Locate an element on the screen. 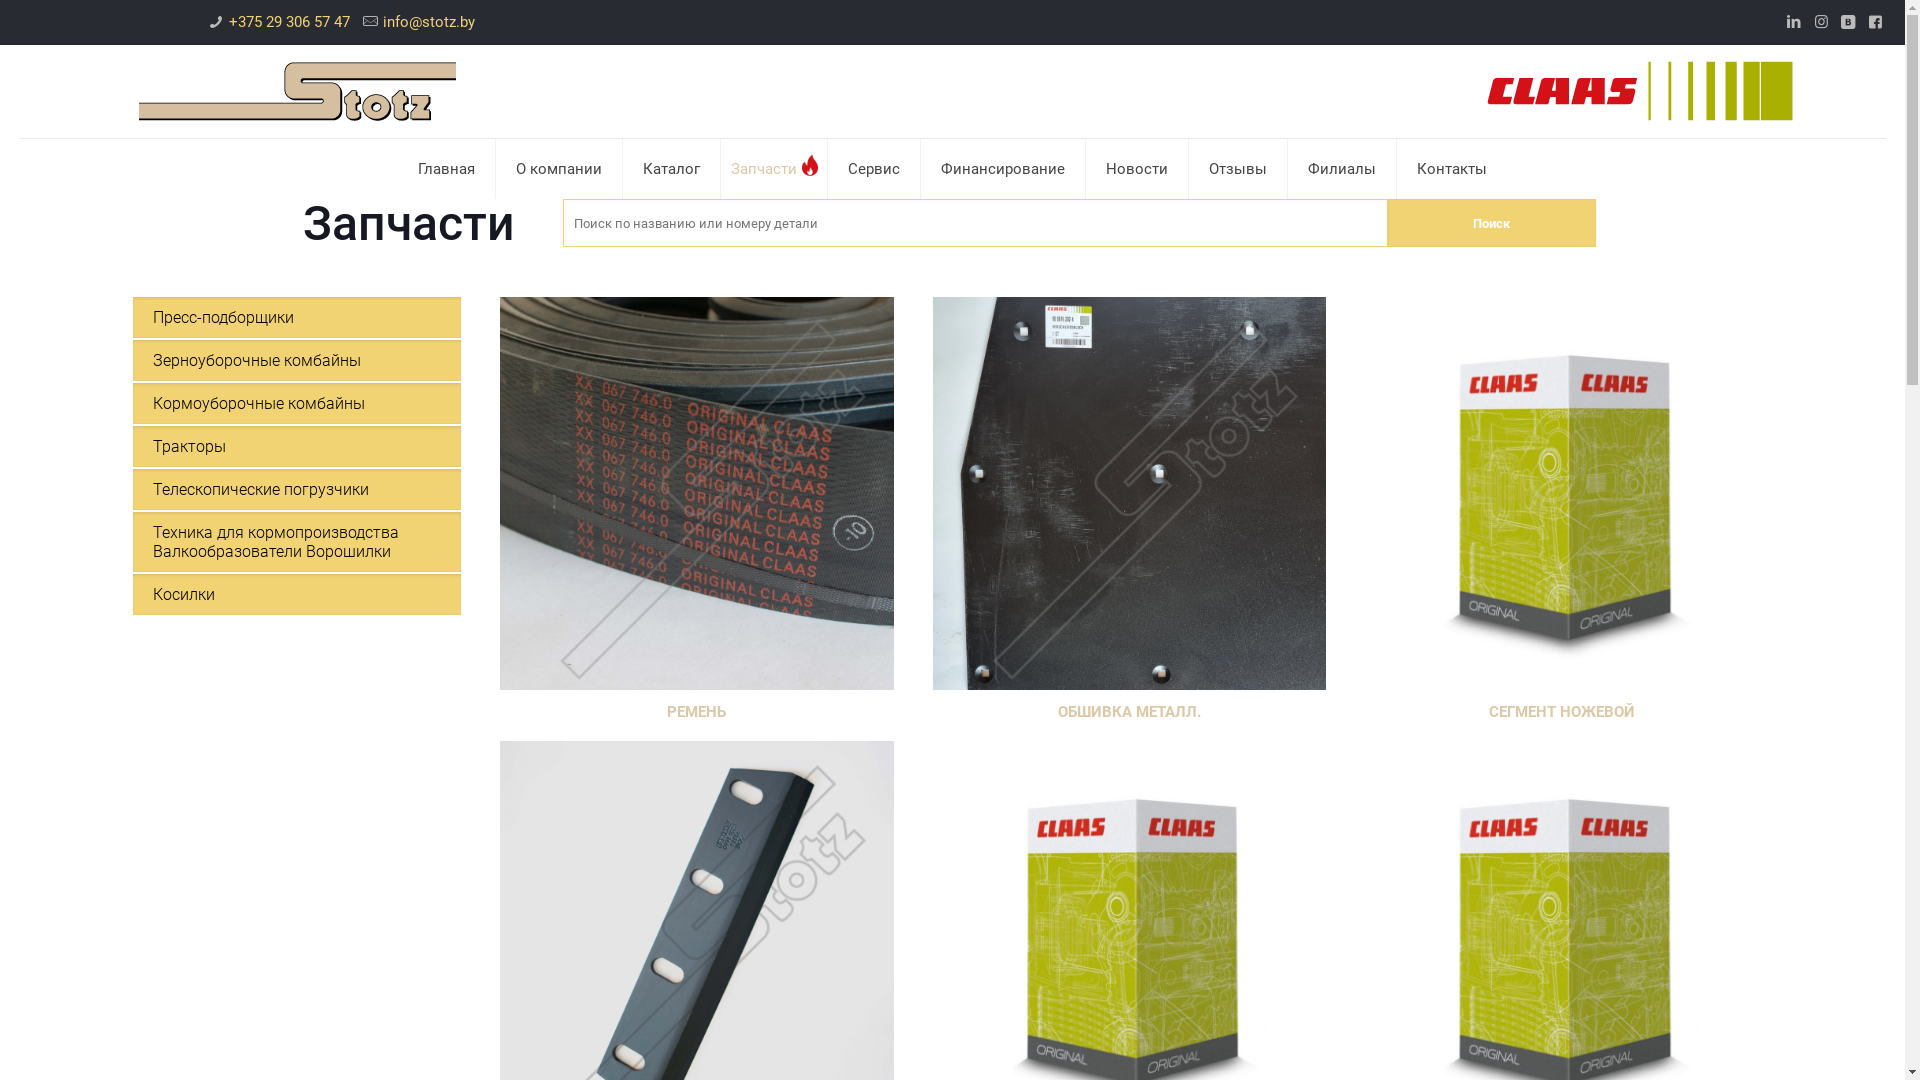 Image resolution: width=1920 pixels, height=1080 pixels. 'VKontakte' is located at coordinates (1847, 22).